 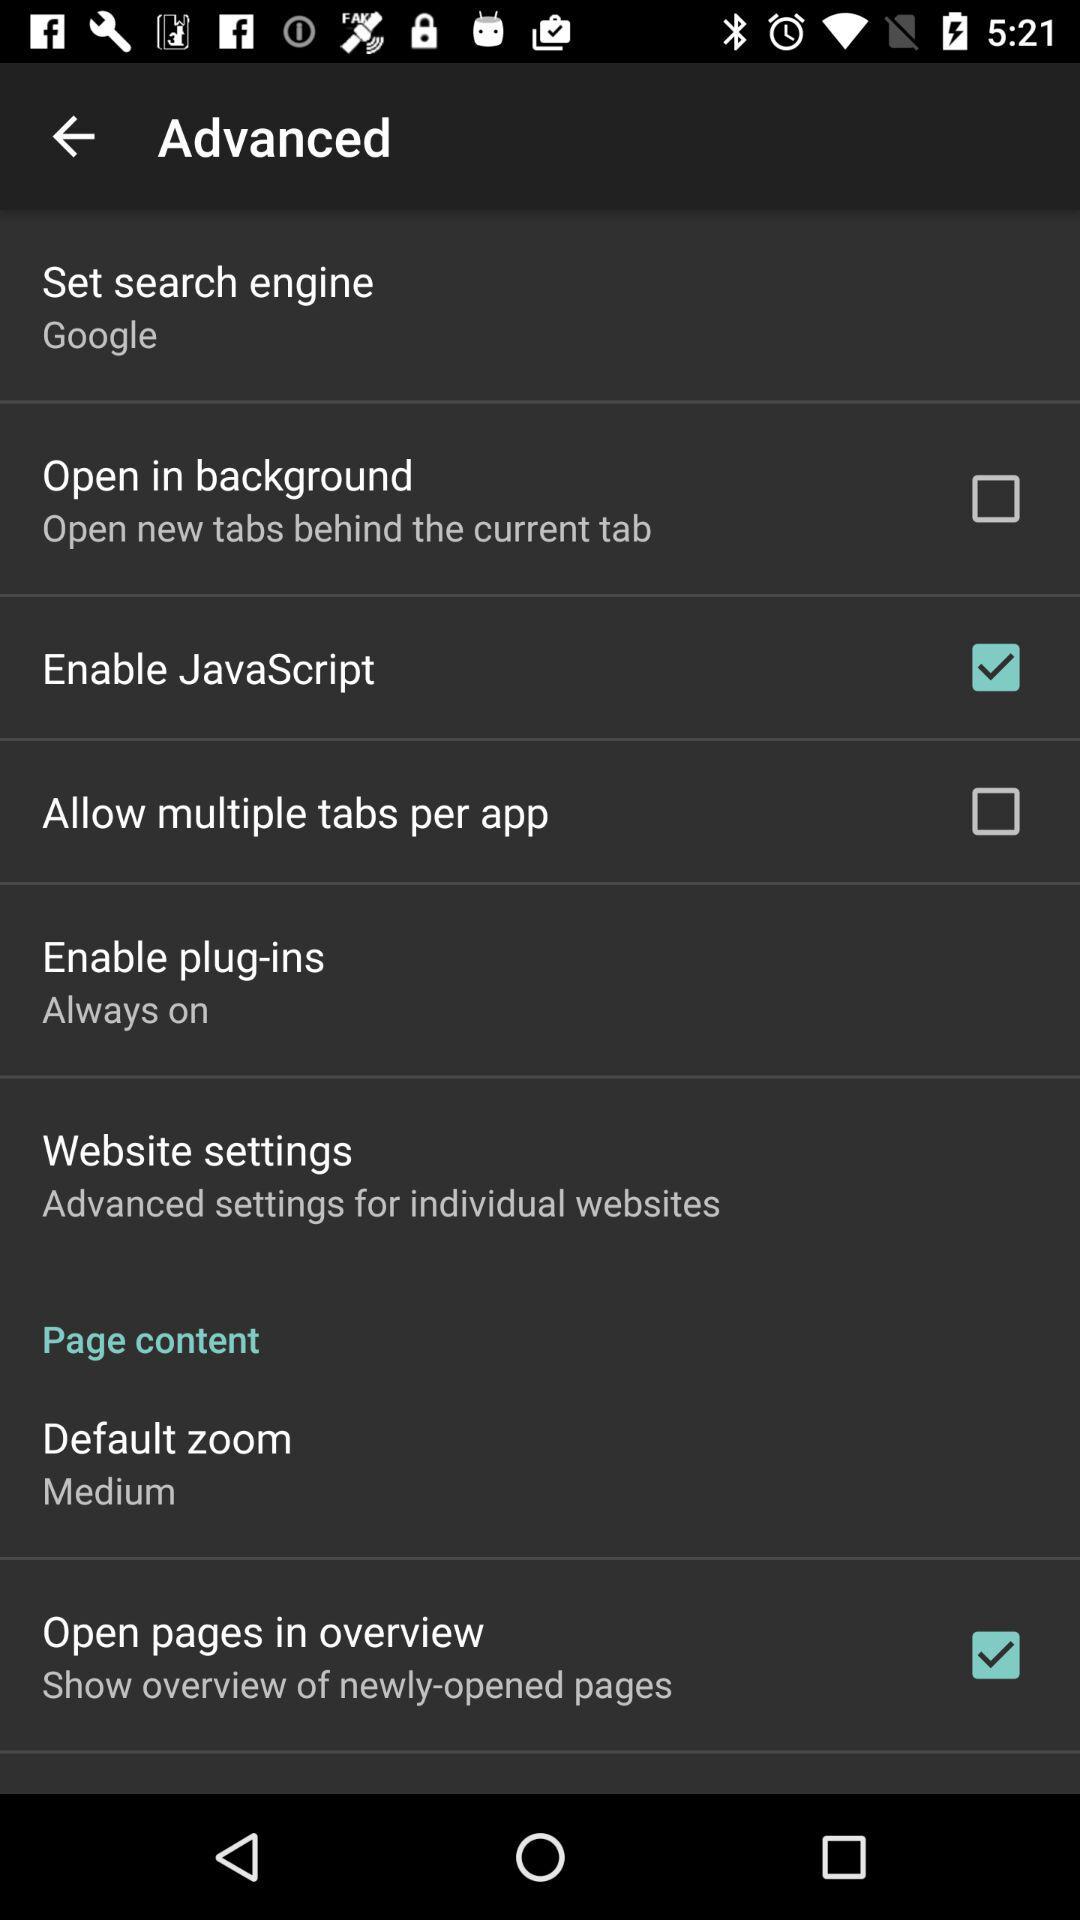 What do you see at coordinates (183, 954) in the screenshot?
I see `enable plug-ins item` at bounding box center [183, 954].